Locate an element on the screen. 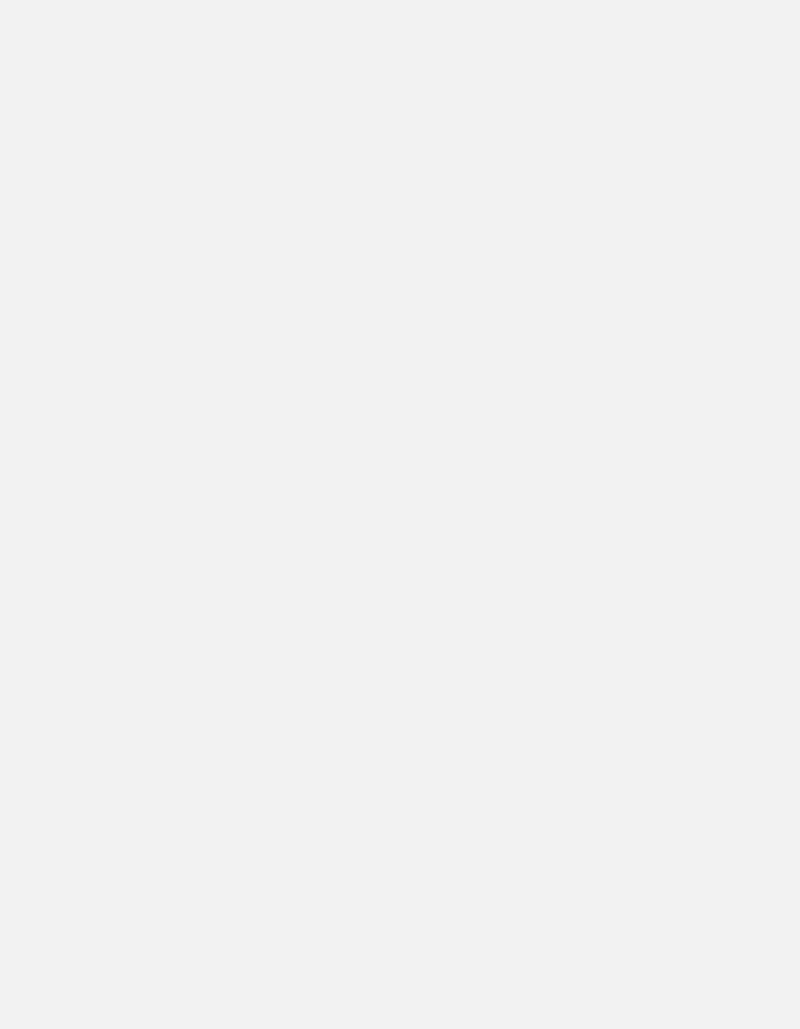 The width and height of the screenshot is (800, 1029). '. Live results, Goal Scorers , Half Time result, Full-Time result, 2nd Half result, h2h, head to head, line ups, goals, red cards, yellow cards, statistics, betting, follow the game with foot live.' is located at coordinates (65, 724).